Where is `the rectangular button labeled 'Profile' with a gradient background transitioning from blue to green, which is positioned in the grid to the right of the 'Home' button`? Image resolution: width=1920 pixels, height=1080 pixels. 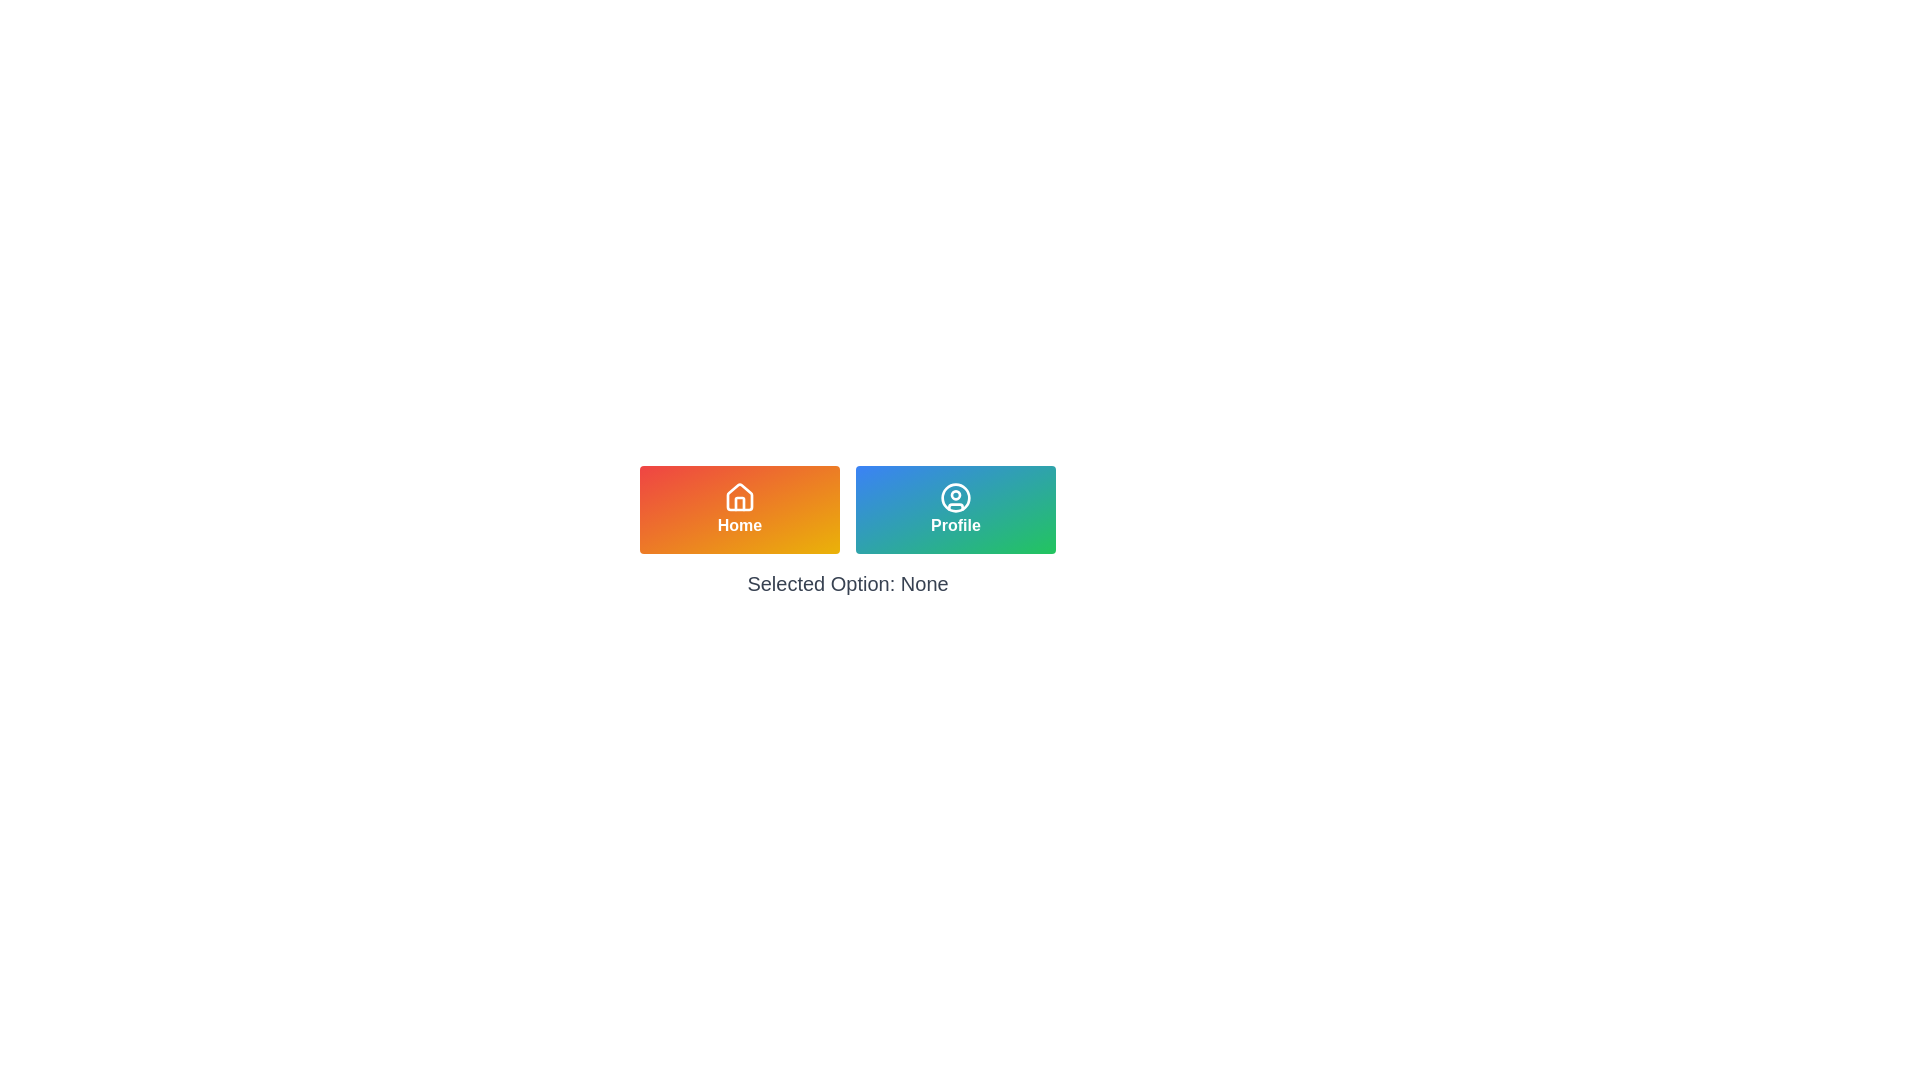 the rectangular button labeled 'Profile' with a gradient background transitioning from blue to green, which is positioned in the grid to the right of the 'Home' button is located at coordinates (954, 508).